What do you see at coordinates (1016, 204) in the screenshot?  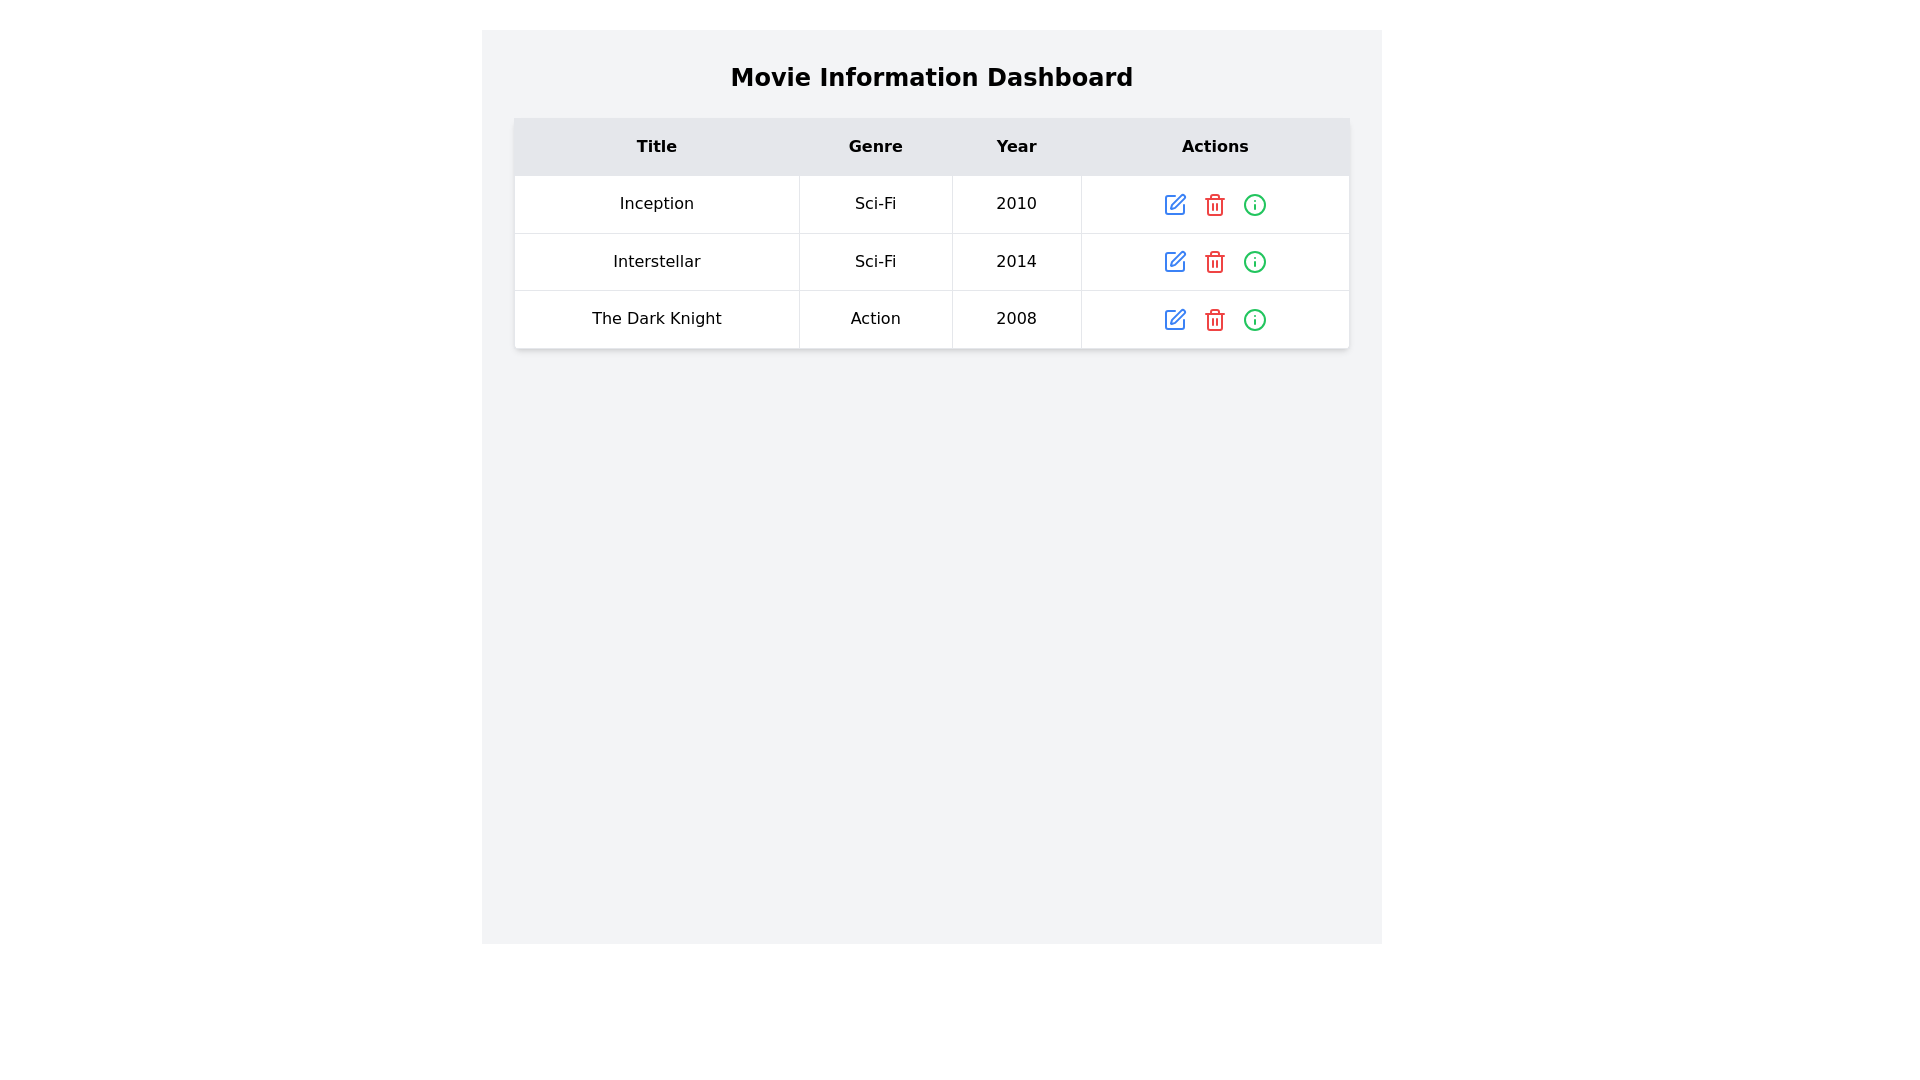 I see `the static text element displaying '2010' in black font, located in the 'Year' column of the movie table for 'Inception'` at bounding box center [1016, 204].